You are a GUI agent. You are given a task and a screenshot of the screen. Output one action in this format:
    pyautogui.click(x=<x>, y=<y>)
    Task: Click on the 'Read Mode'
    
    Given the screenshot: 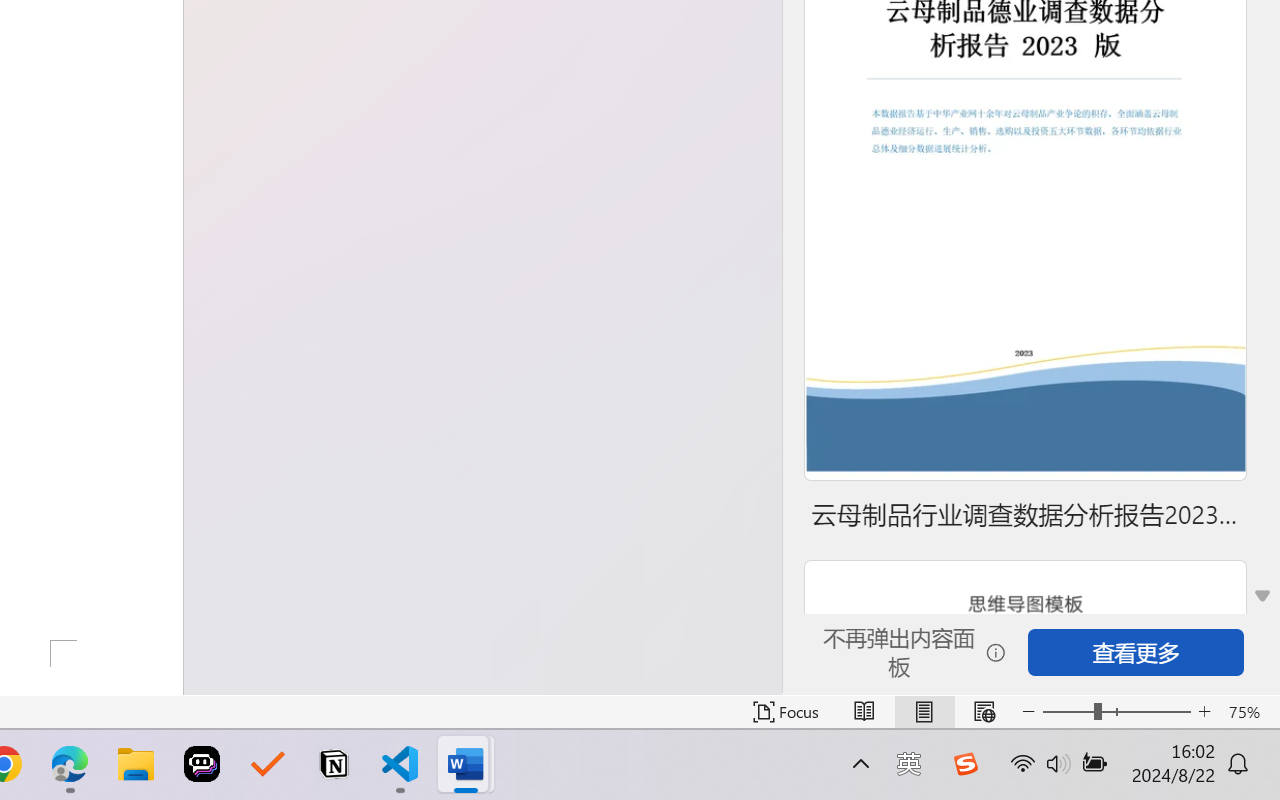 What is the action you would take?
    pyautogui.click(x=864, y=711)
    